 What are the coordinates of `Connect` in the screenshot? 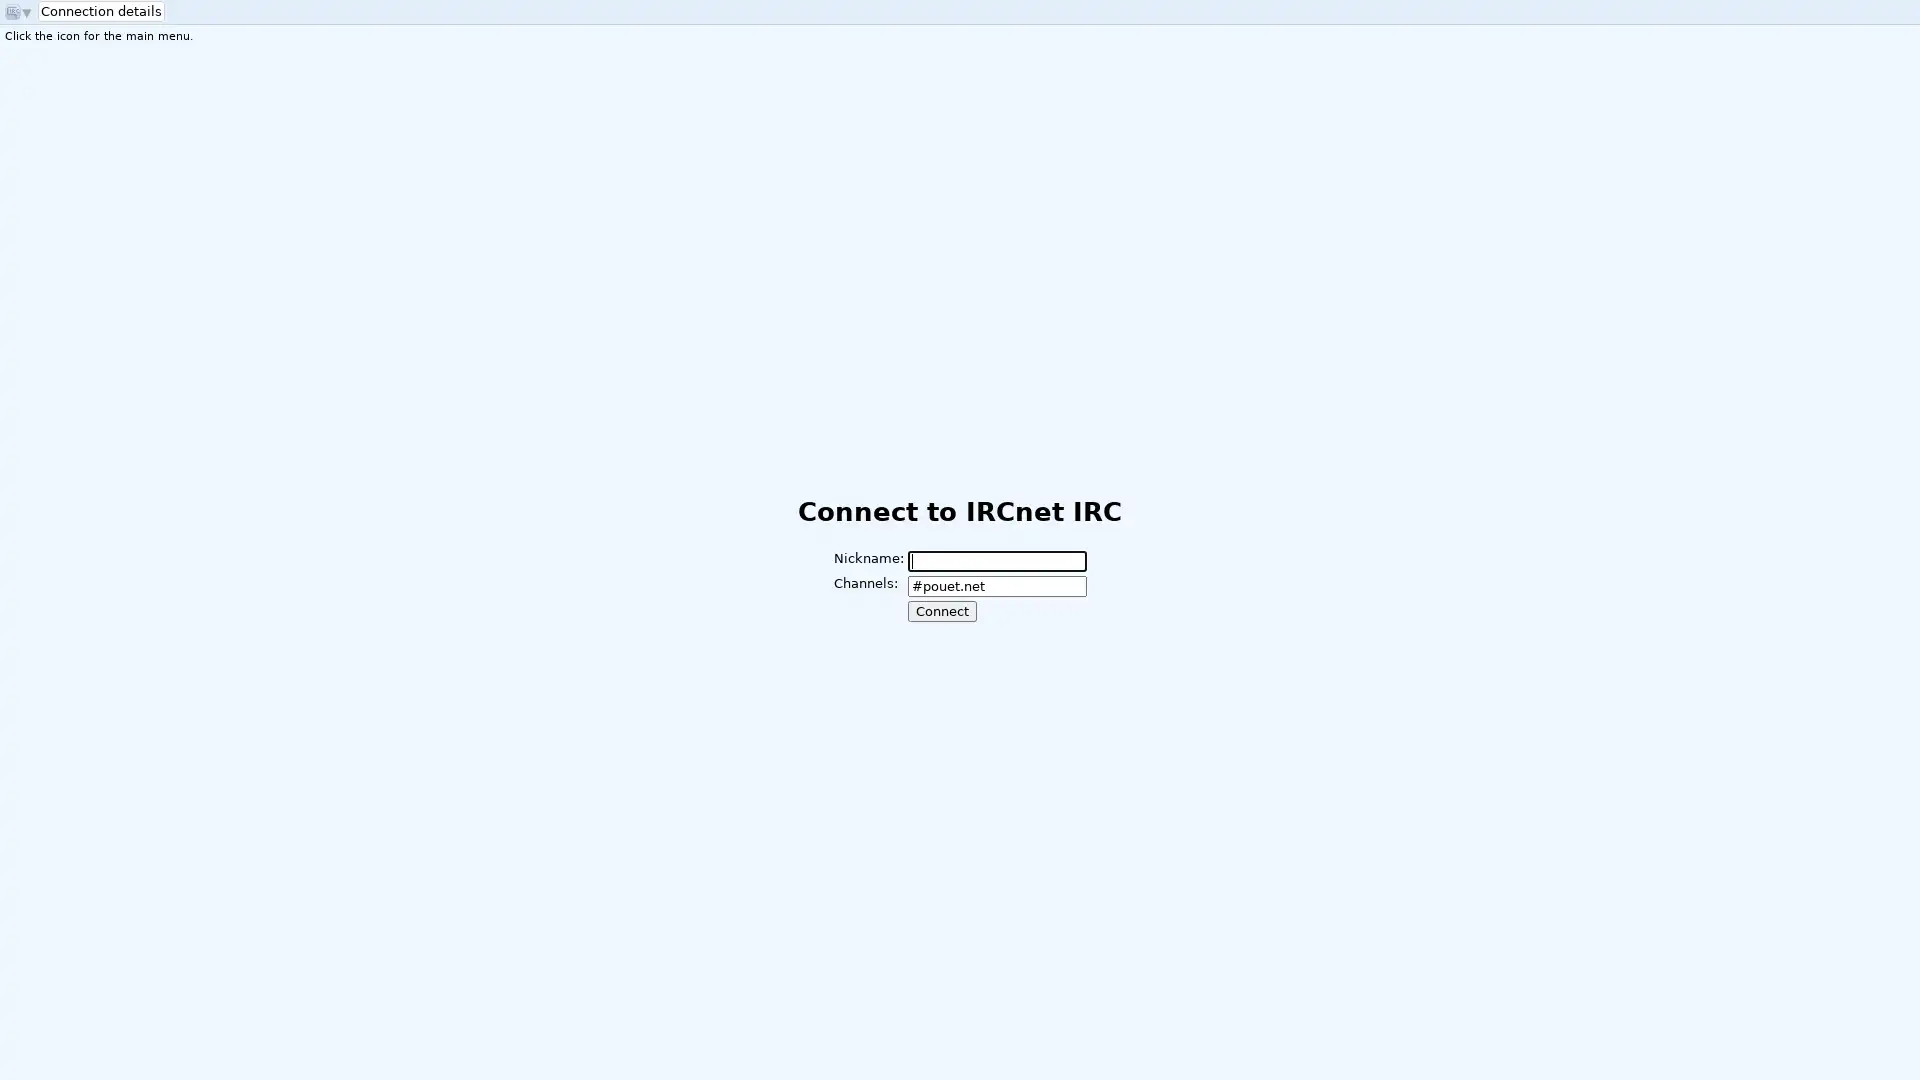 It's located at (940, 610).